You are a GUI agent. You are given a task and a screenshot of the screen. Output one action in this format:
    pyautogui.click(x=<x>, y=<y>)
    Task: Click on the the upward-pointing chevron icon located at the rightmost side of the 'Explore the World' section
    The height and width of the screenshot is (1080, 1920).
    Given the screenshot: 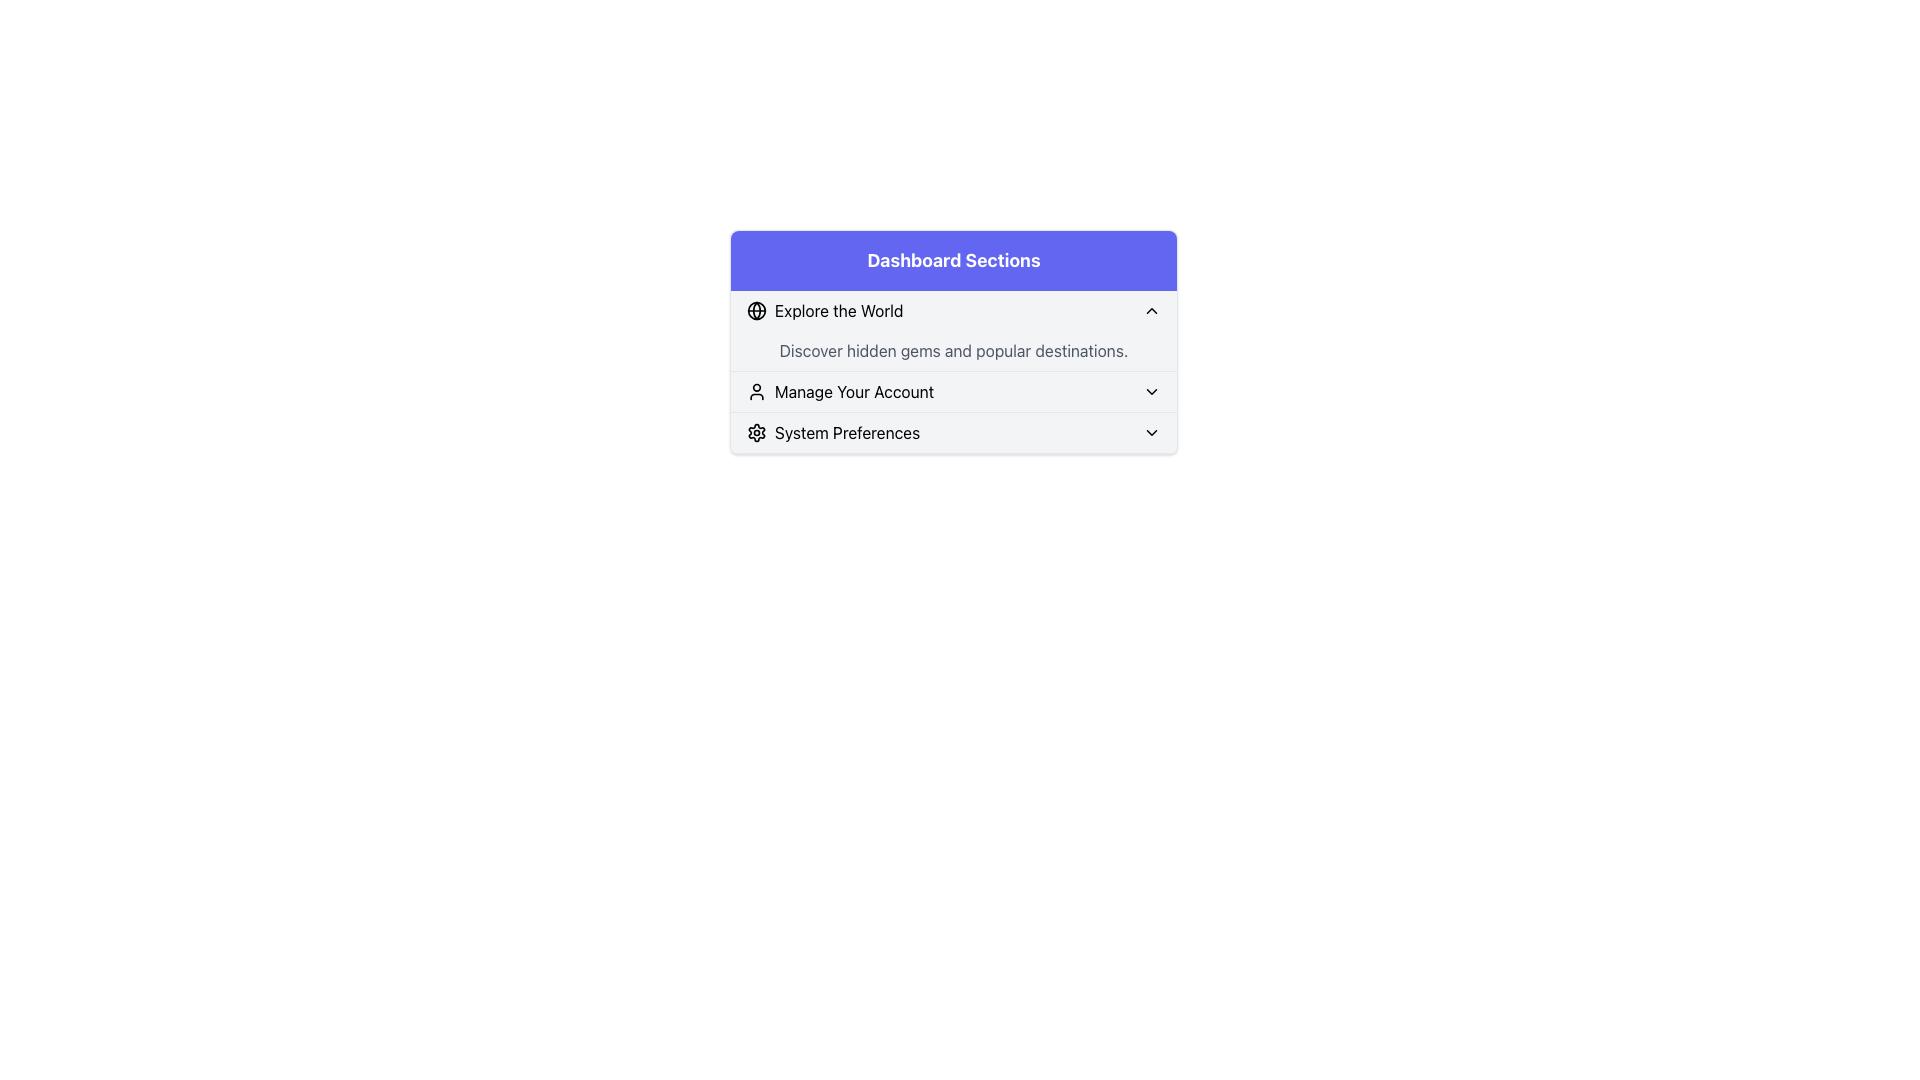 What is the action you would take?
    pyautogui.click(x=1152, y=311)
    